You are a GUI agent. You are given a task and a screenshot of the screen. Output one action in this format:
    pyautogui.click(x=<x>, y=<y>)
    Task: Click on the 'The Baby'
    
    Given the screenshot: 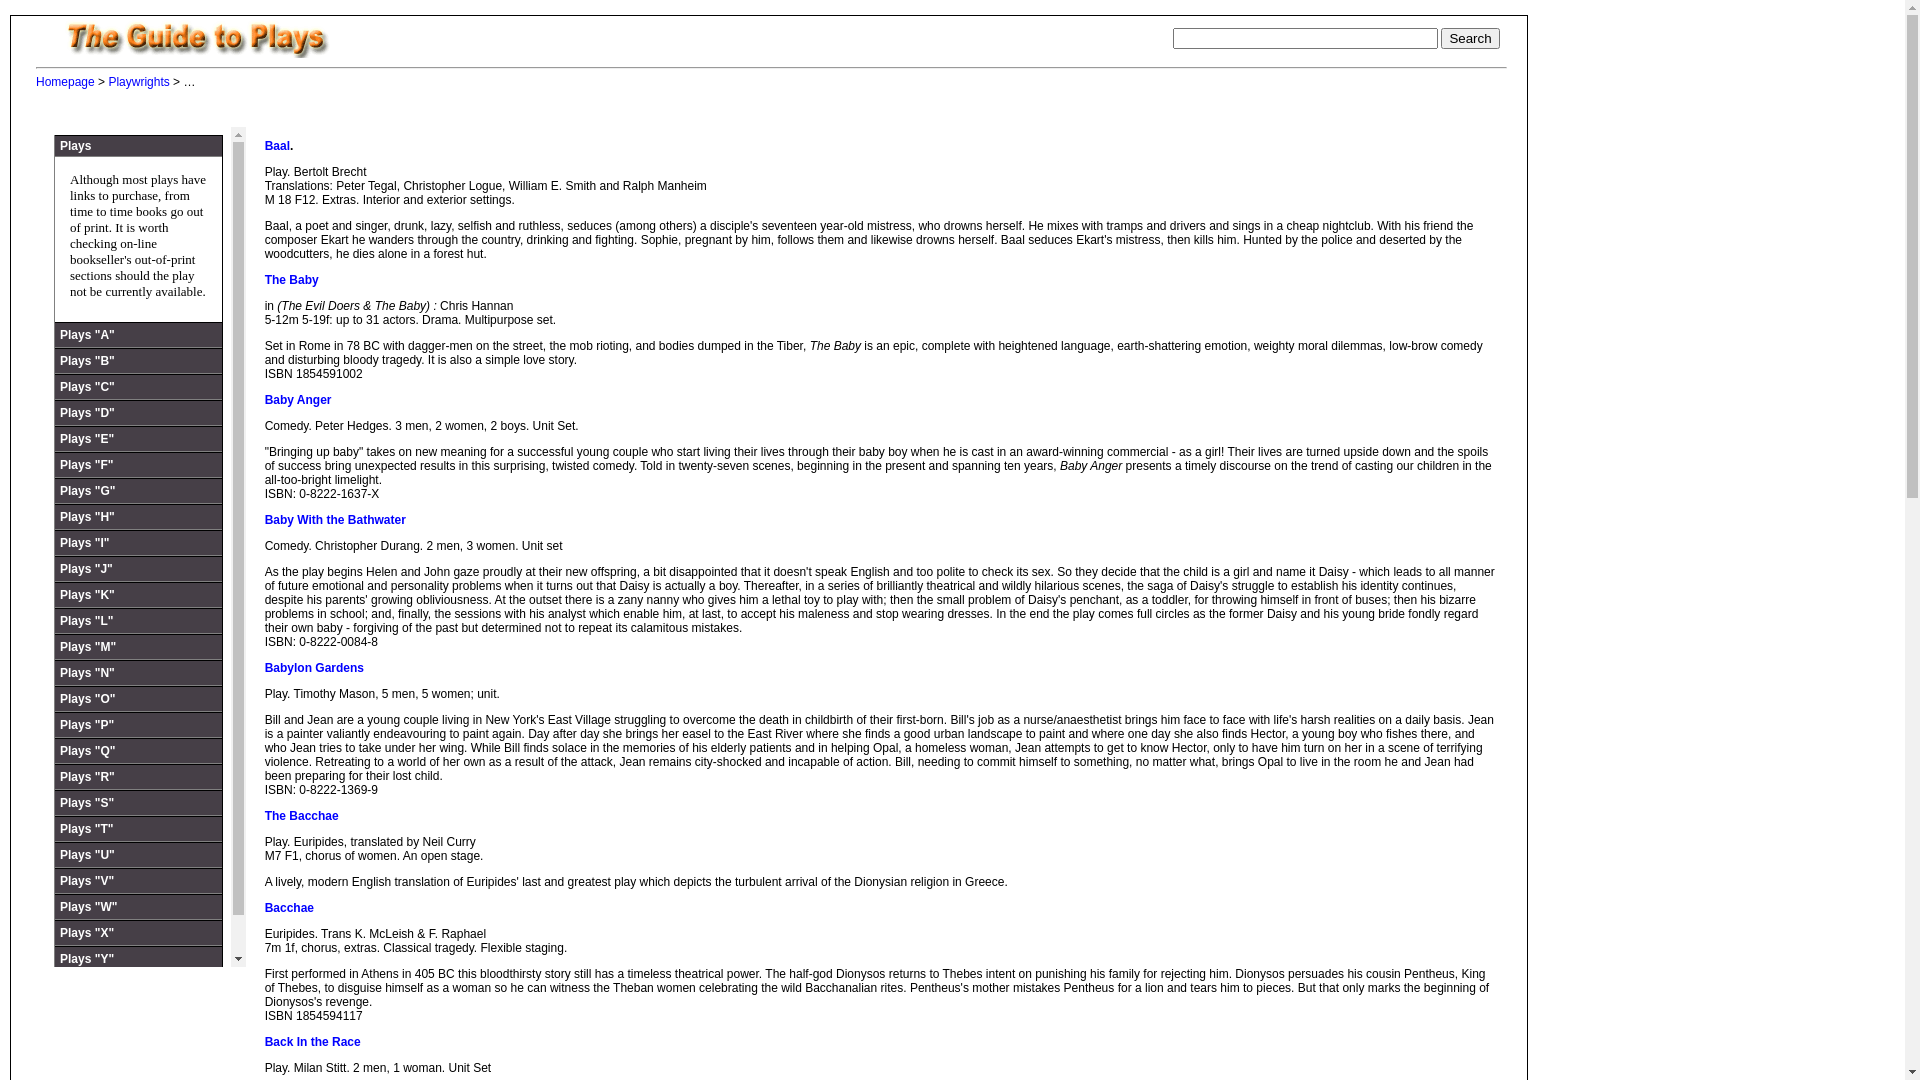 What is the action you would take?
    pyautogui.click(x=263, y=280)
    